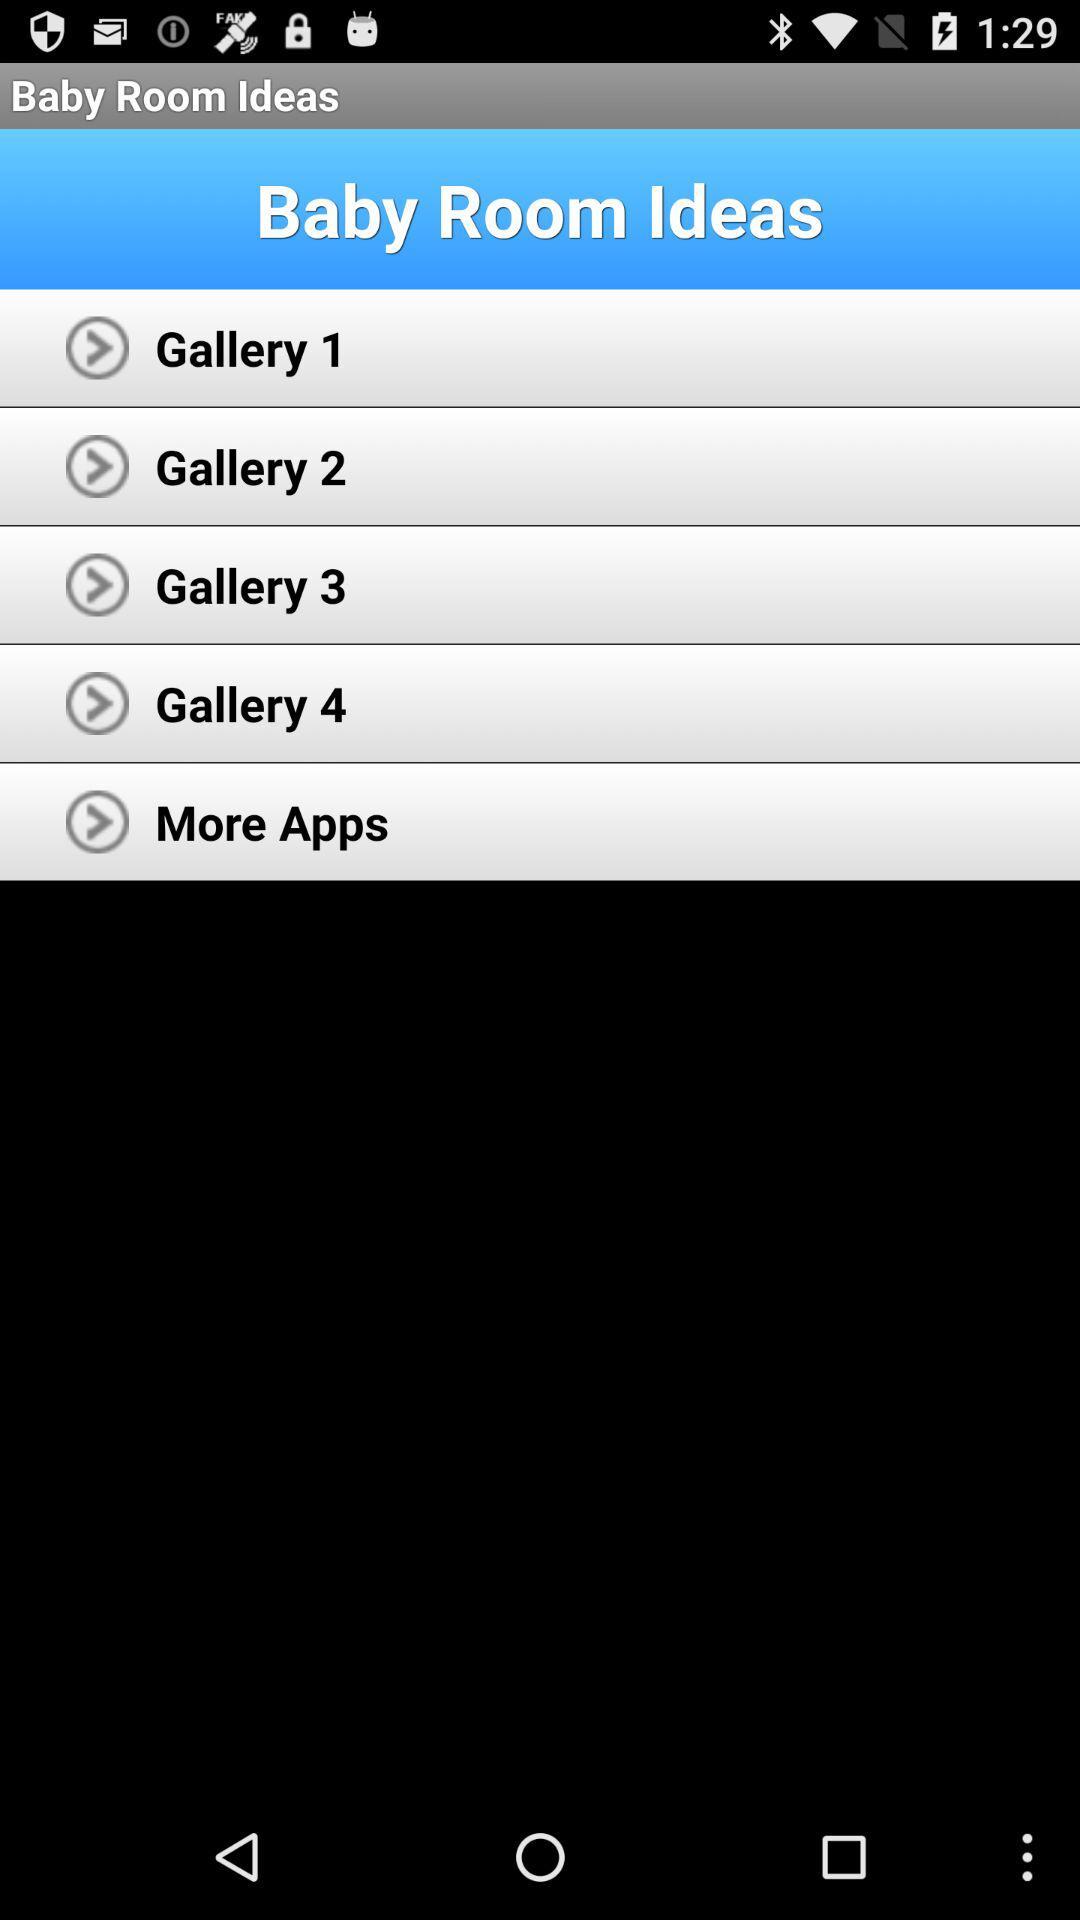 The height and width of the screenshot is (1920, 1080). Describe the element at coordinates (250, 703) in the screenshot. I see `the icon below gallery 3` at that location.